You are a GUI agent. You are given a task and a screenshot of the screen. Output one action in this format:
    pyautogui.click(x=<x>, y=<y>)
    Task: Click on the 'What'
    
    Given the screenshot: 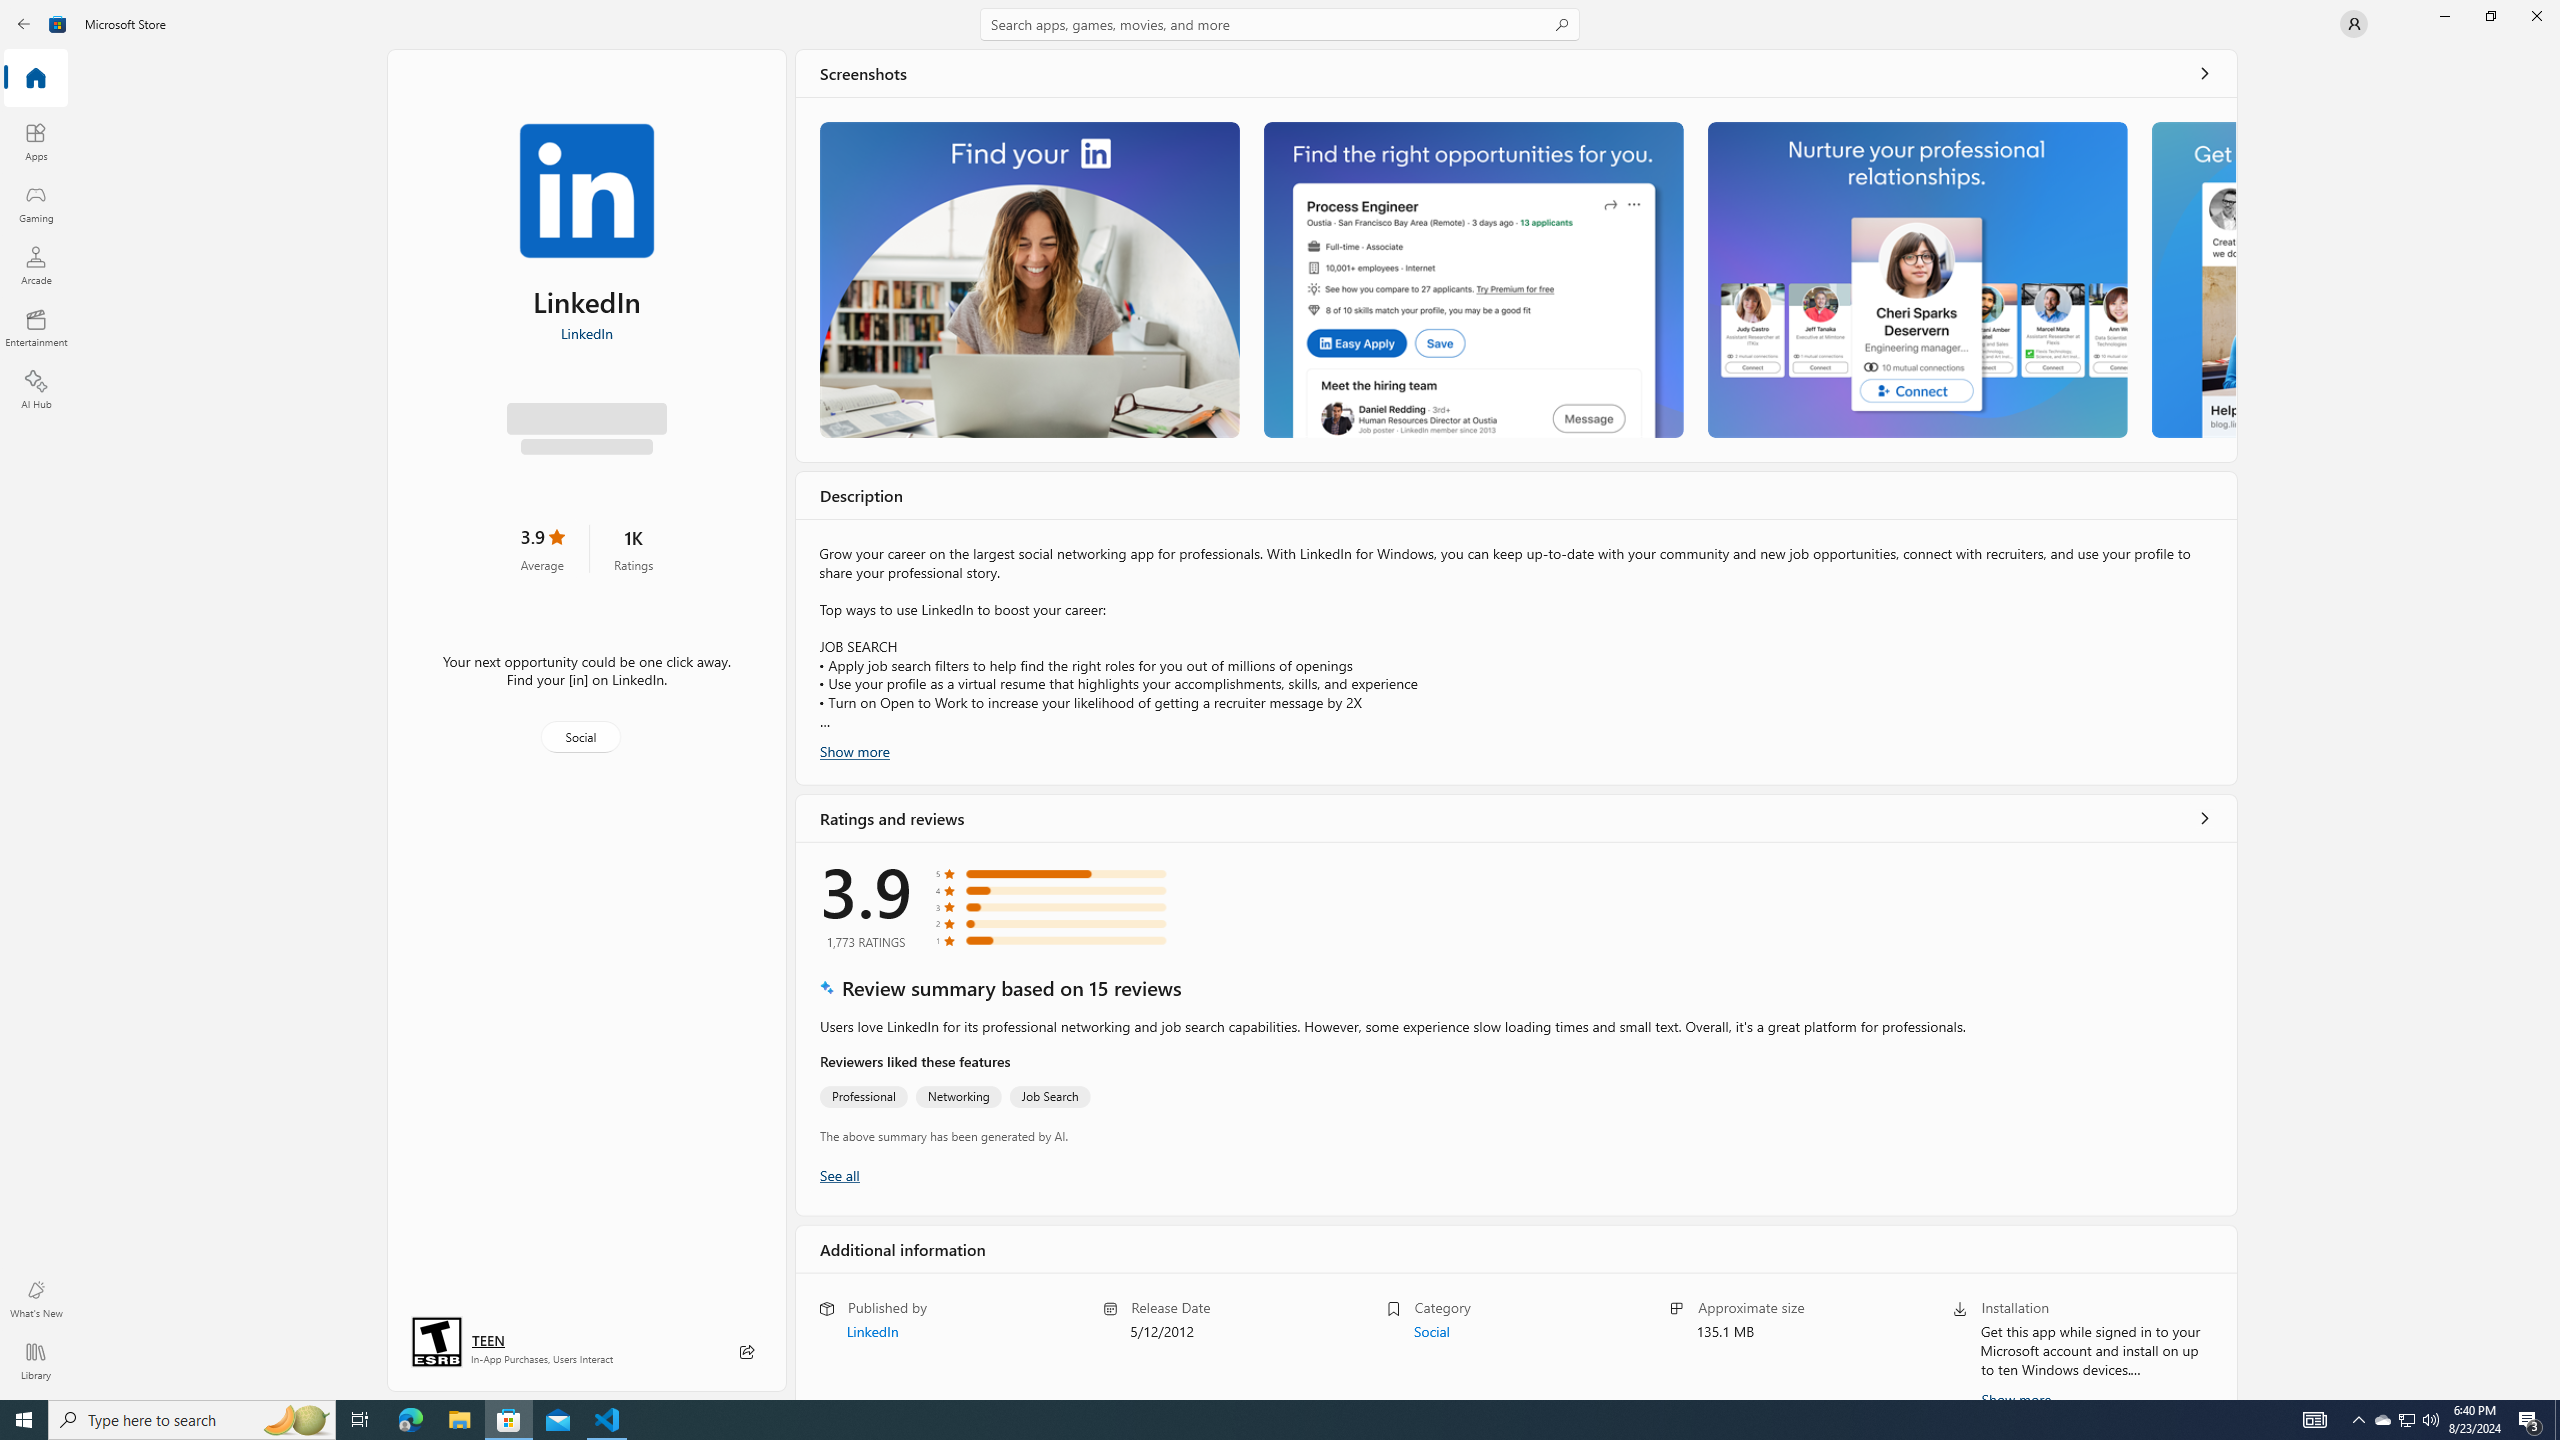 What is the action you would take?
    pyautogui.click(x=34, y=1298)
    